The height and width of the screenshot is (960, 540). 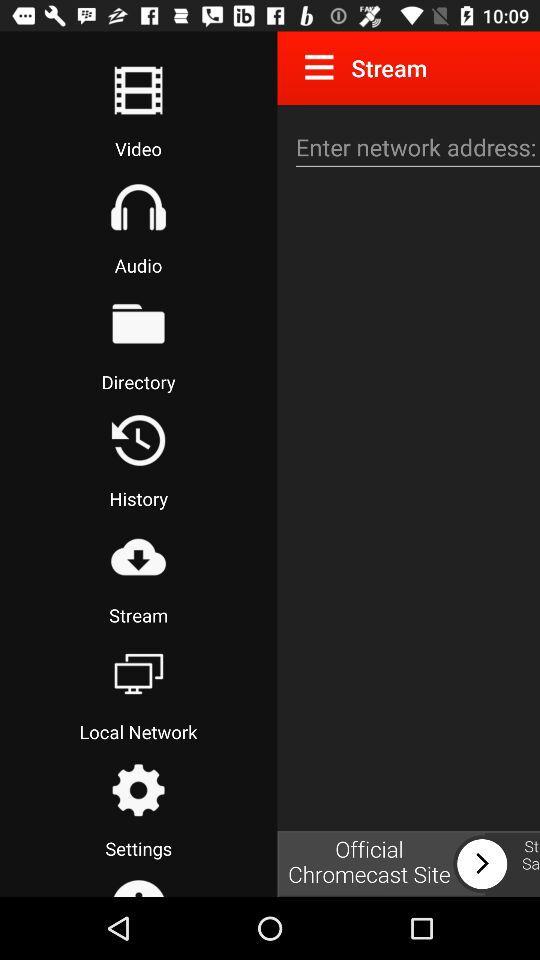 What do you see at coordinates (137, 440) in the screenshot?
I see `the history icon` at bounding box center [137, 440].